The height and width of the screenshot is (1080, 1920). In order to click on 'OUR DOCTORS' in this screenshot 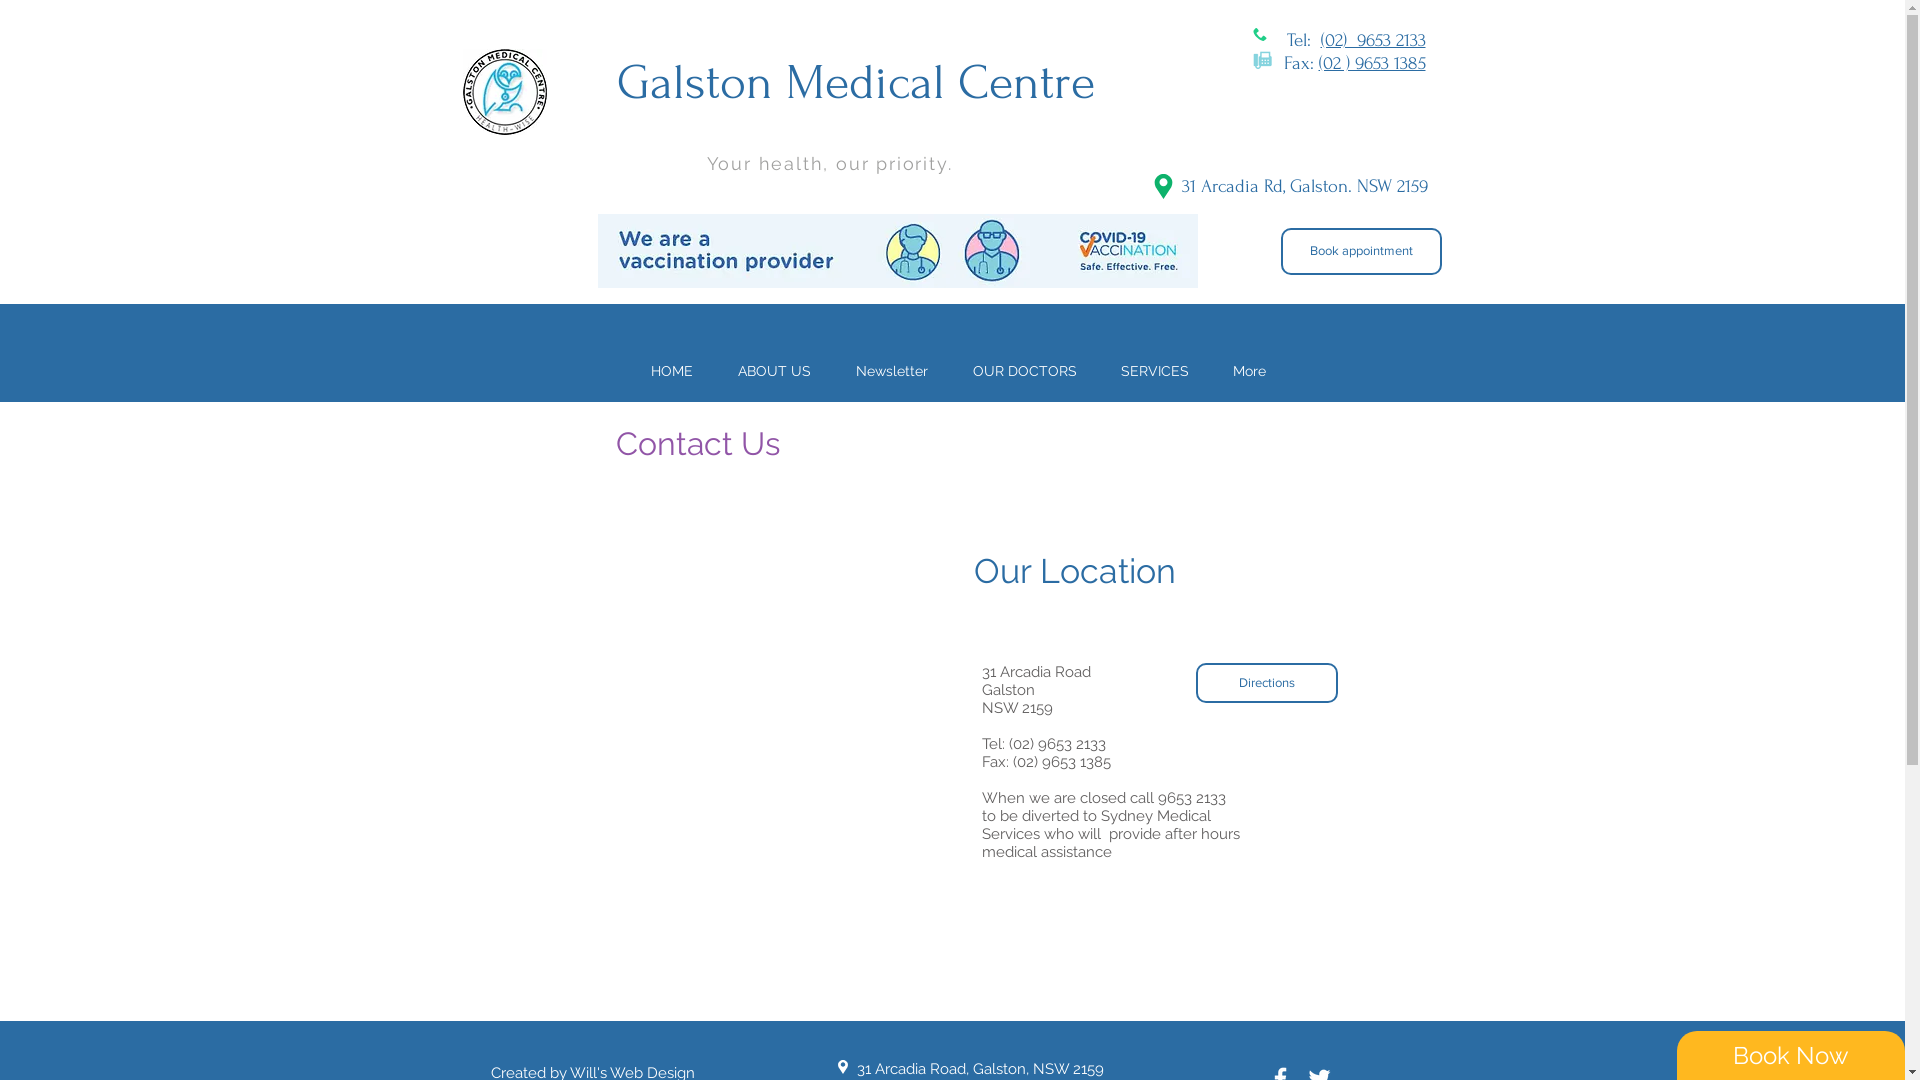, I will do `click(949, 370)`.